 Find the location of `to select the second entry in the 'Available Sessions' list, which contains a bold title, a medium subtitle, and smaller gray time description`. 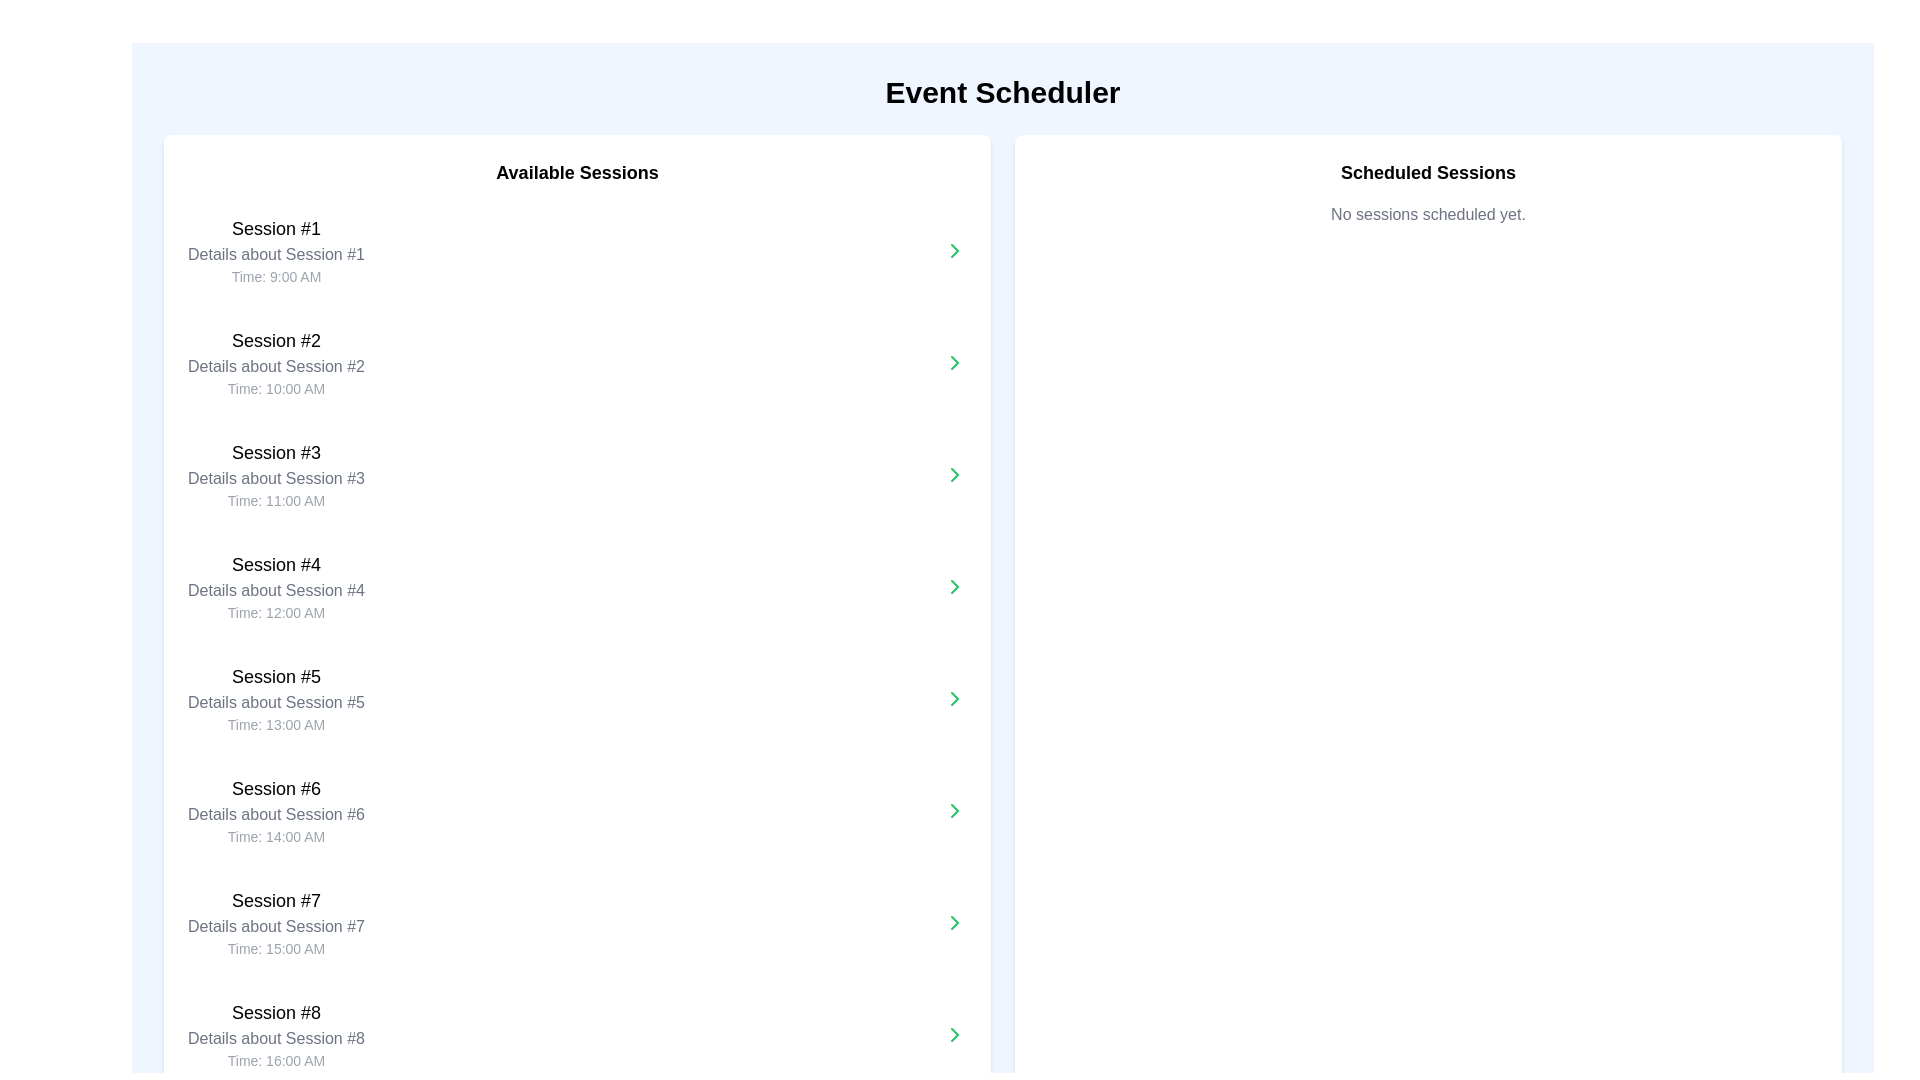

to select the second entry in the 'Available Sessions' list, which contains a bold title, a medium subtitle, and smaller gray time description is located at coordinates (275, 362).